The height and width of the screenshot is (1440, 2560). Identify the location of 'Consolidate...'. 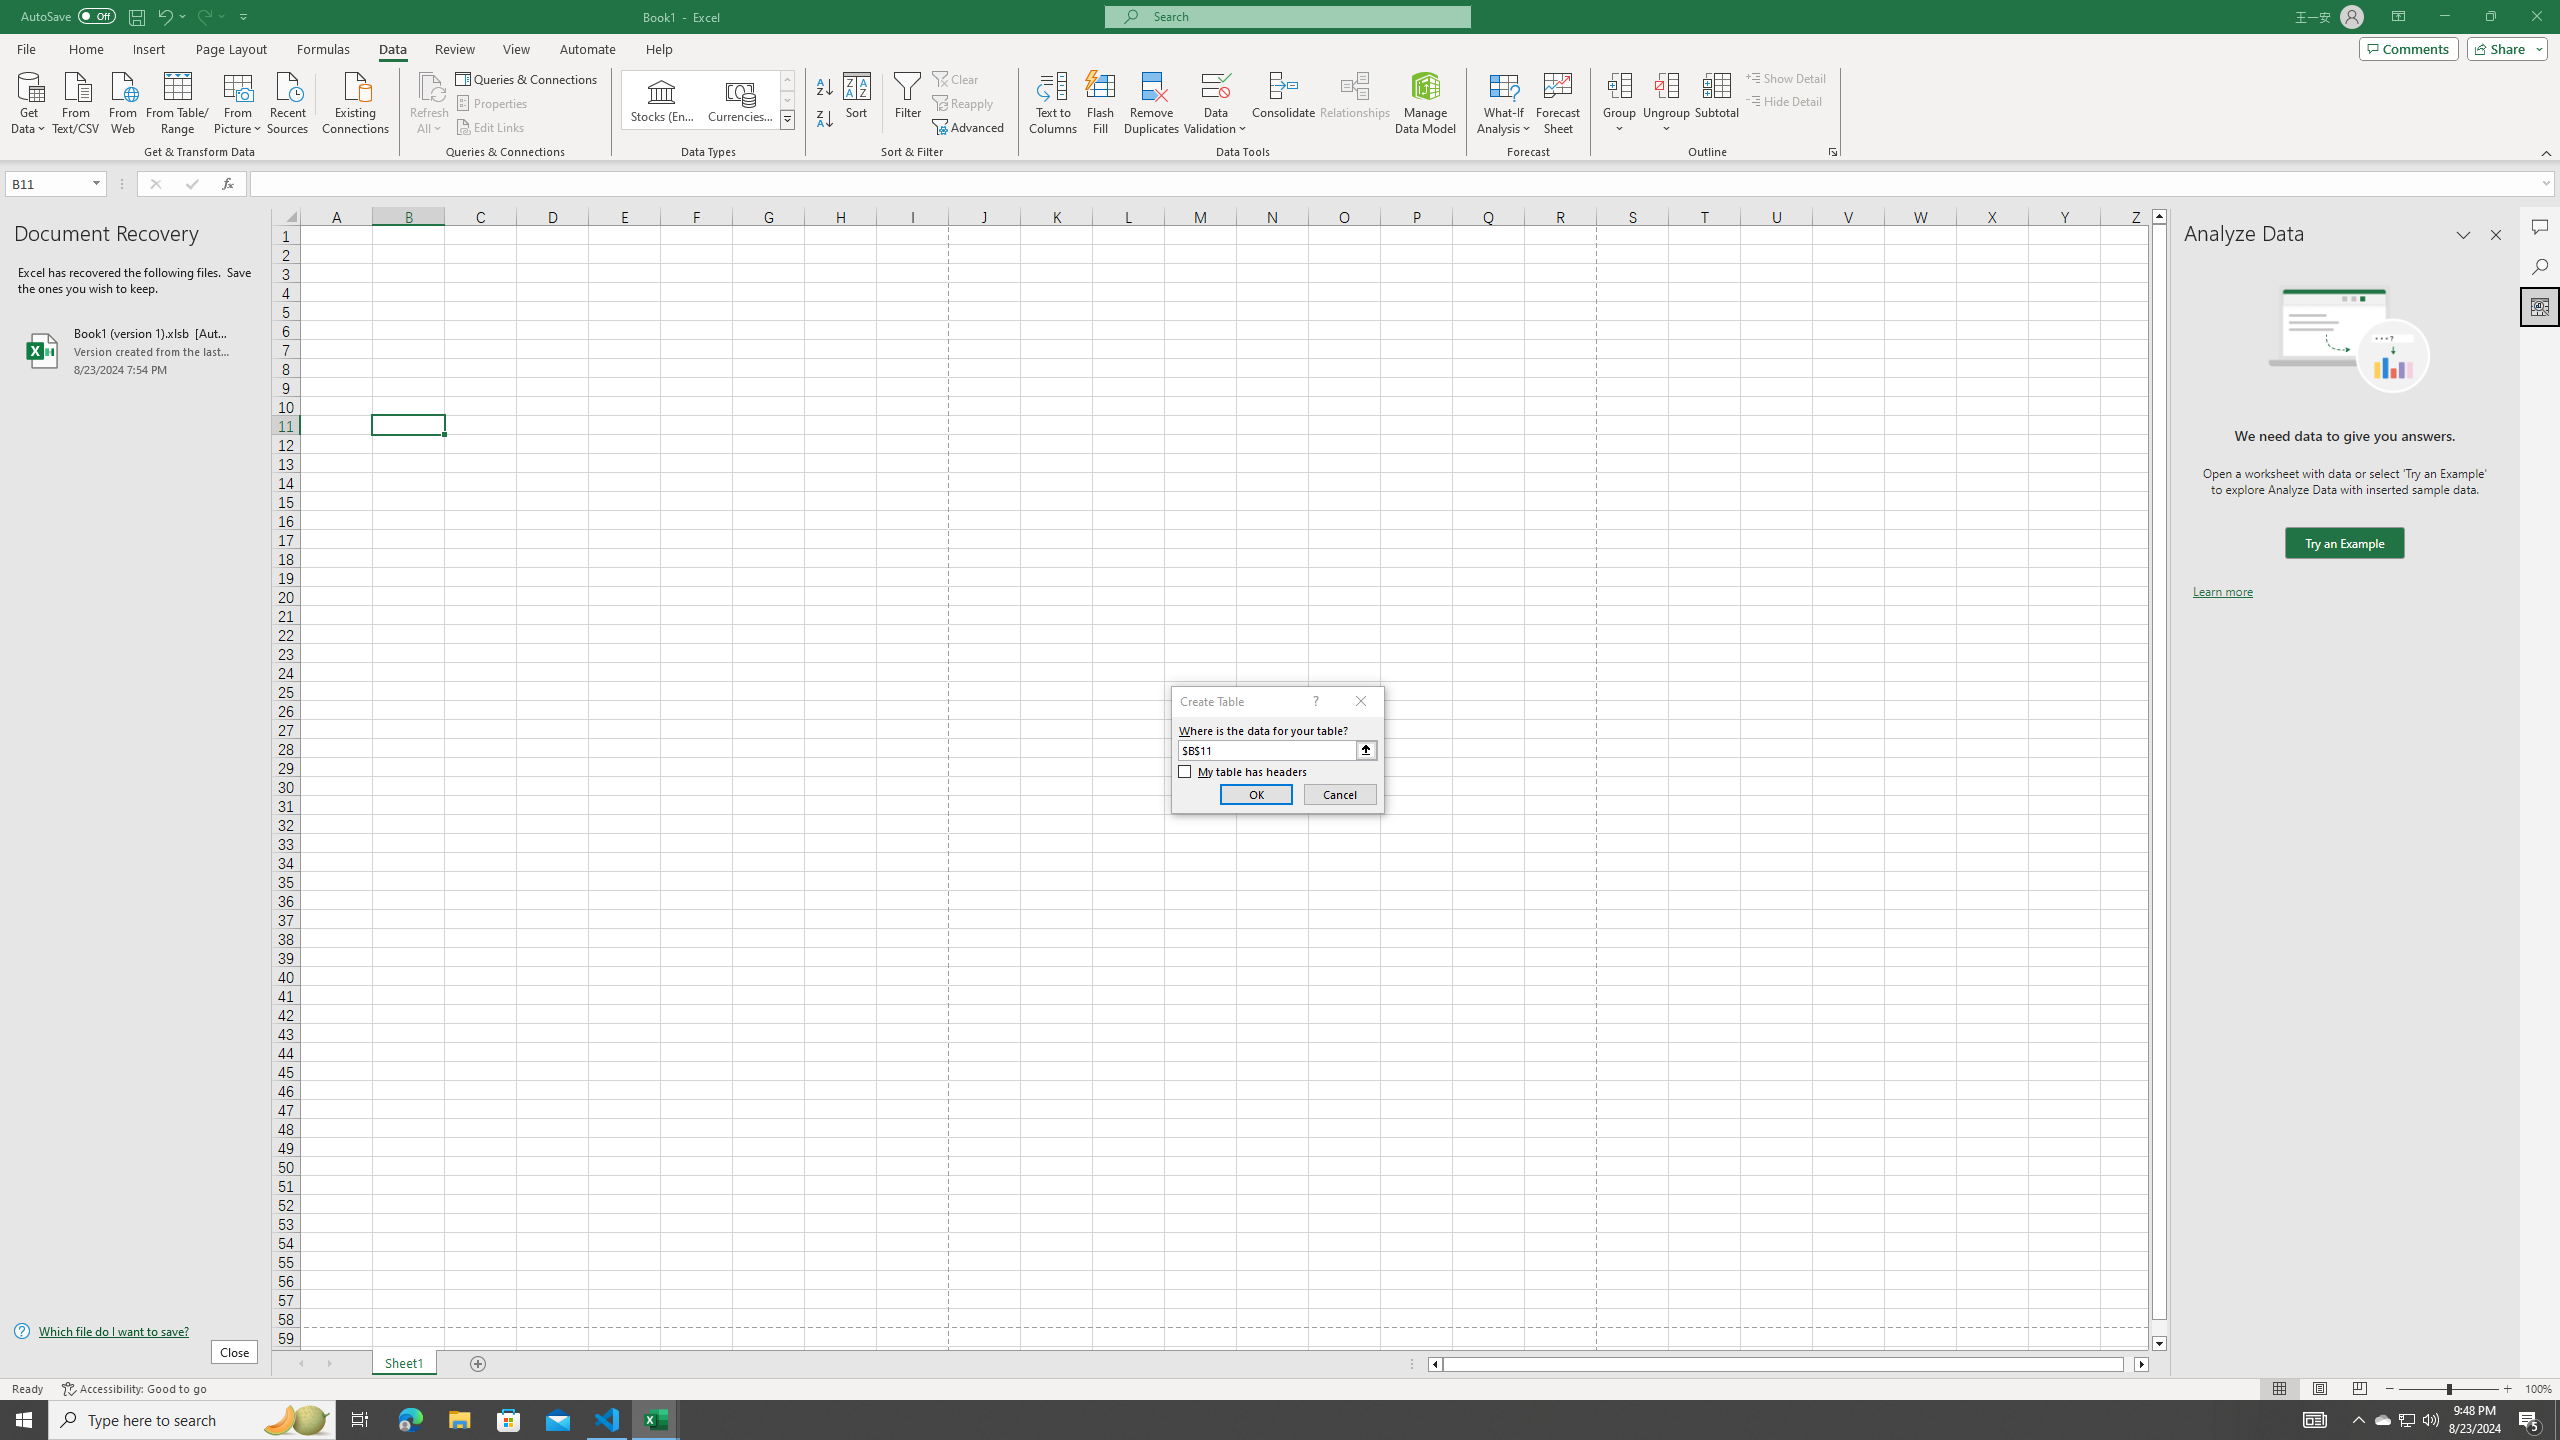
(1283, 103).